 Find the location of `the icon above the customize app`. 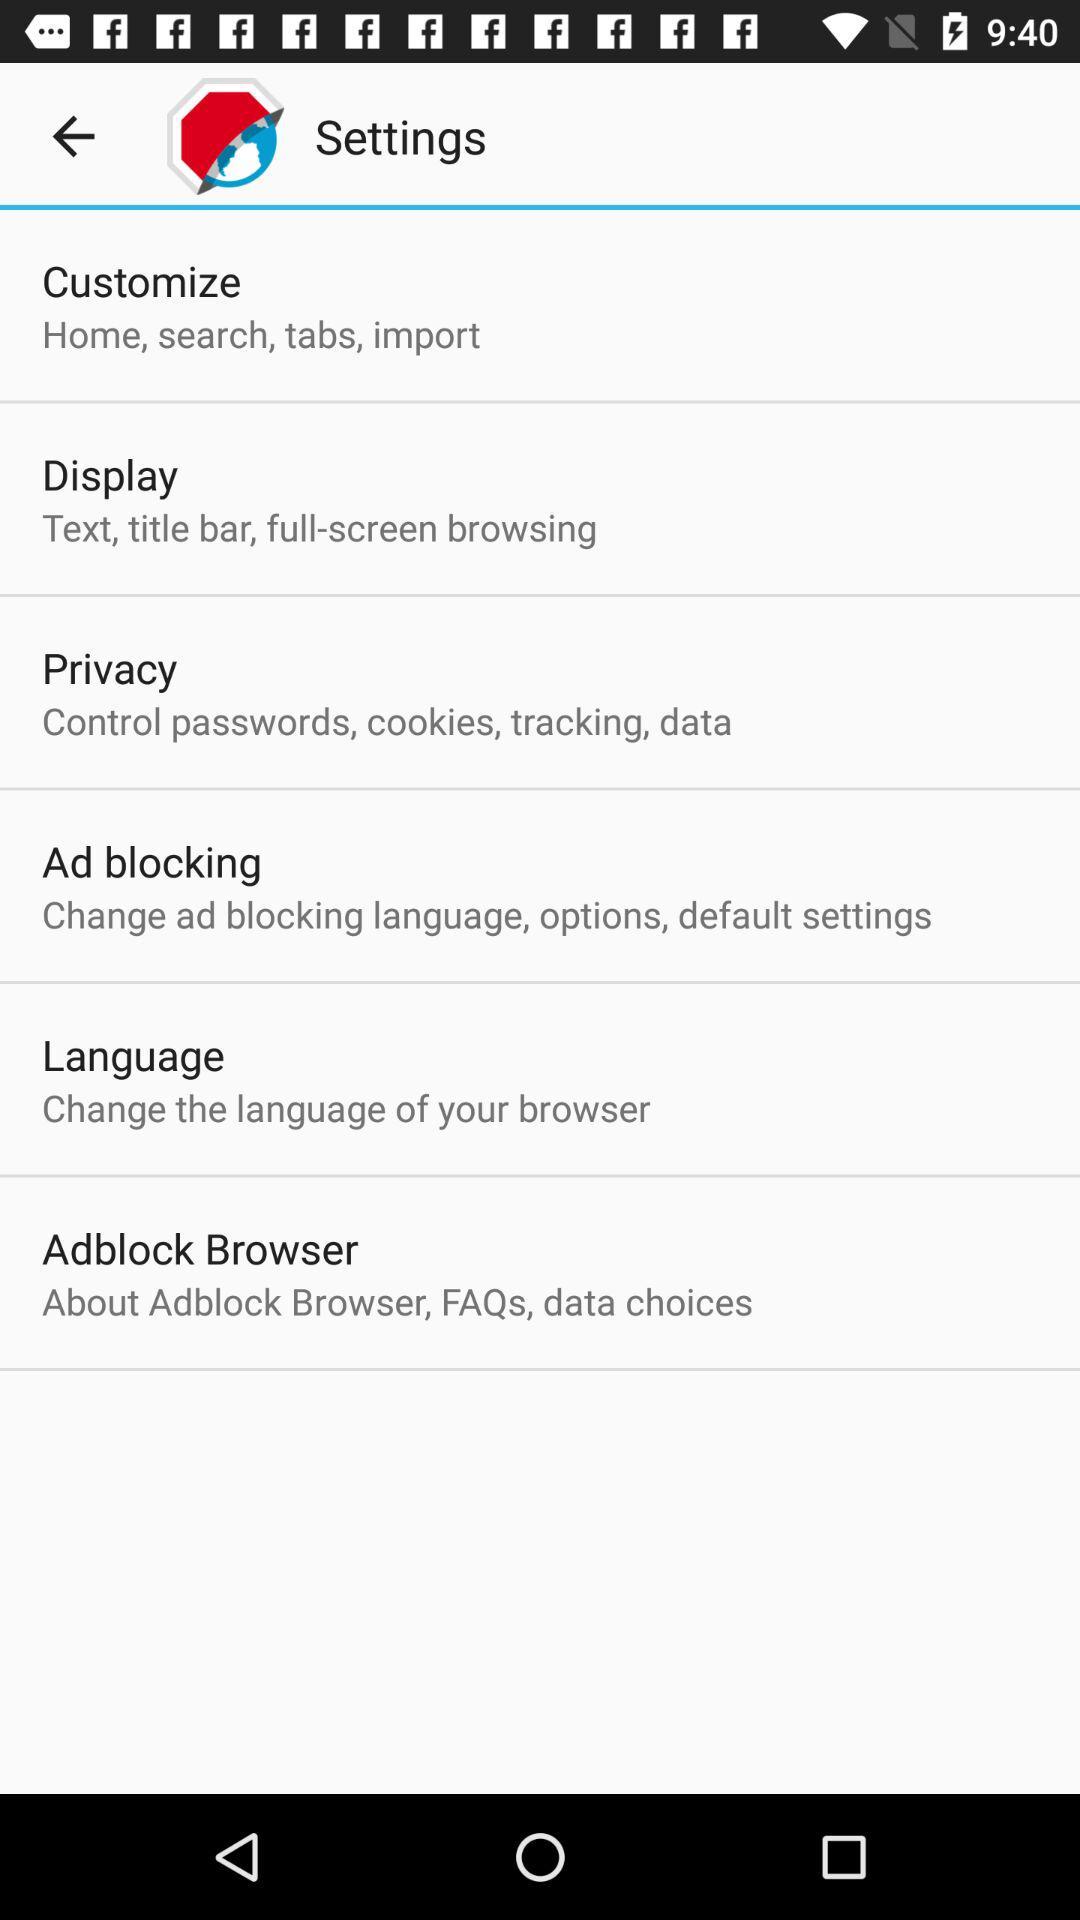

the icon above the customize app is located at coordinates (72, 135).